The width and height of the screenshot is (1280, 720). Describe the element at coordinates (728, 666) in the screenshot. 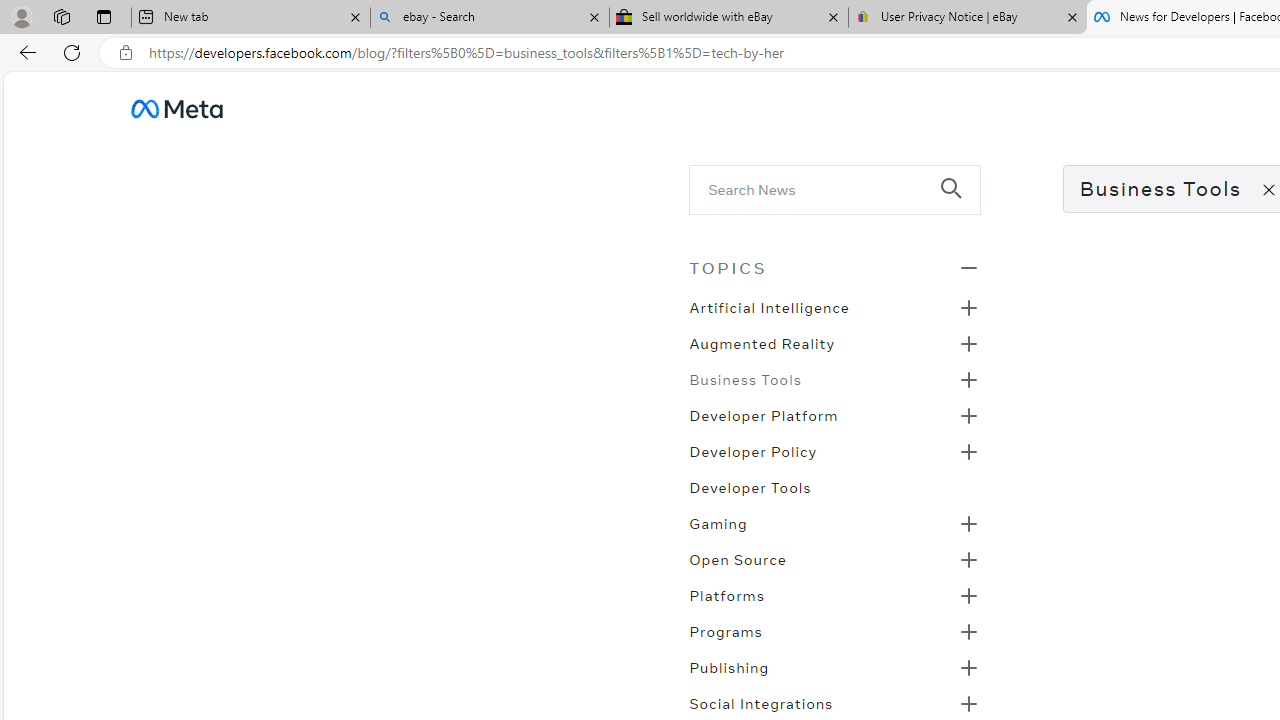

I see `'Publishing'` at that location.